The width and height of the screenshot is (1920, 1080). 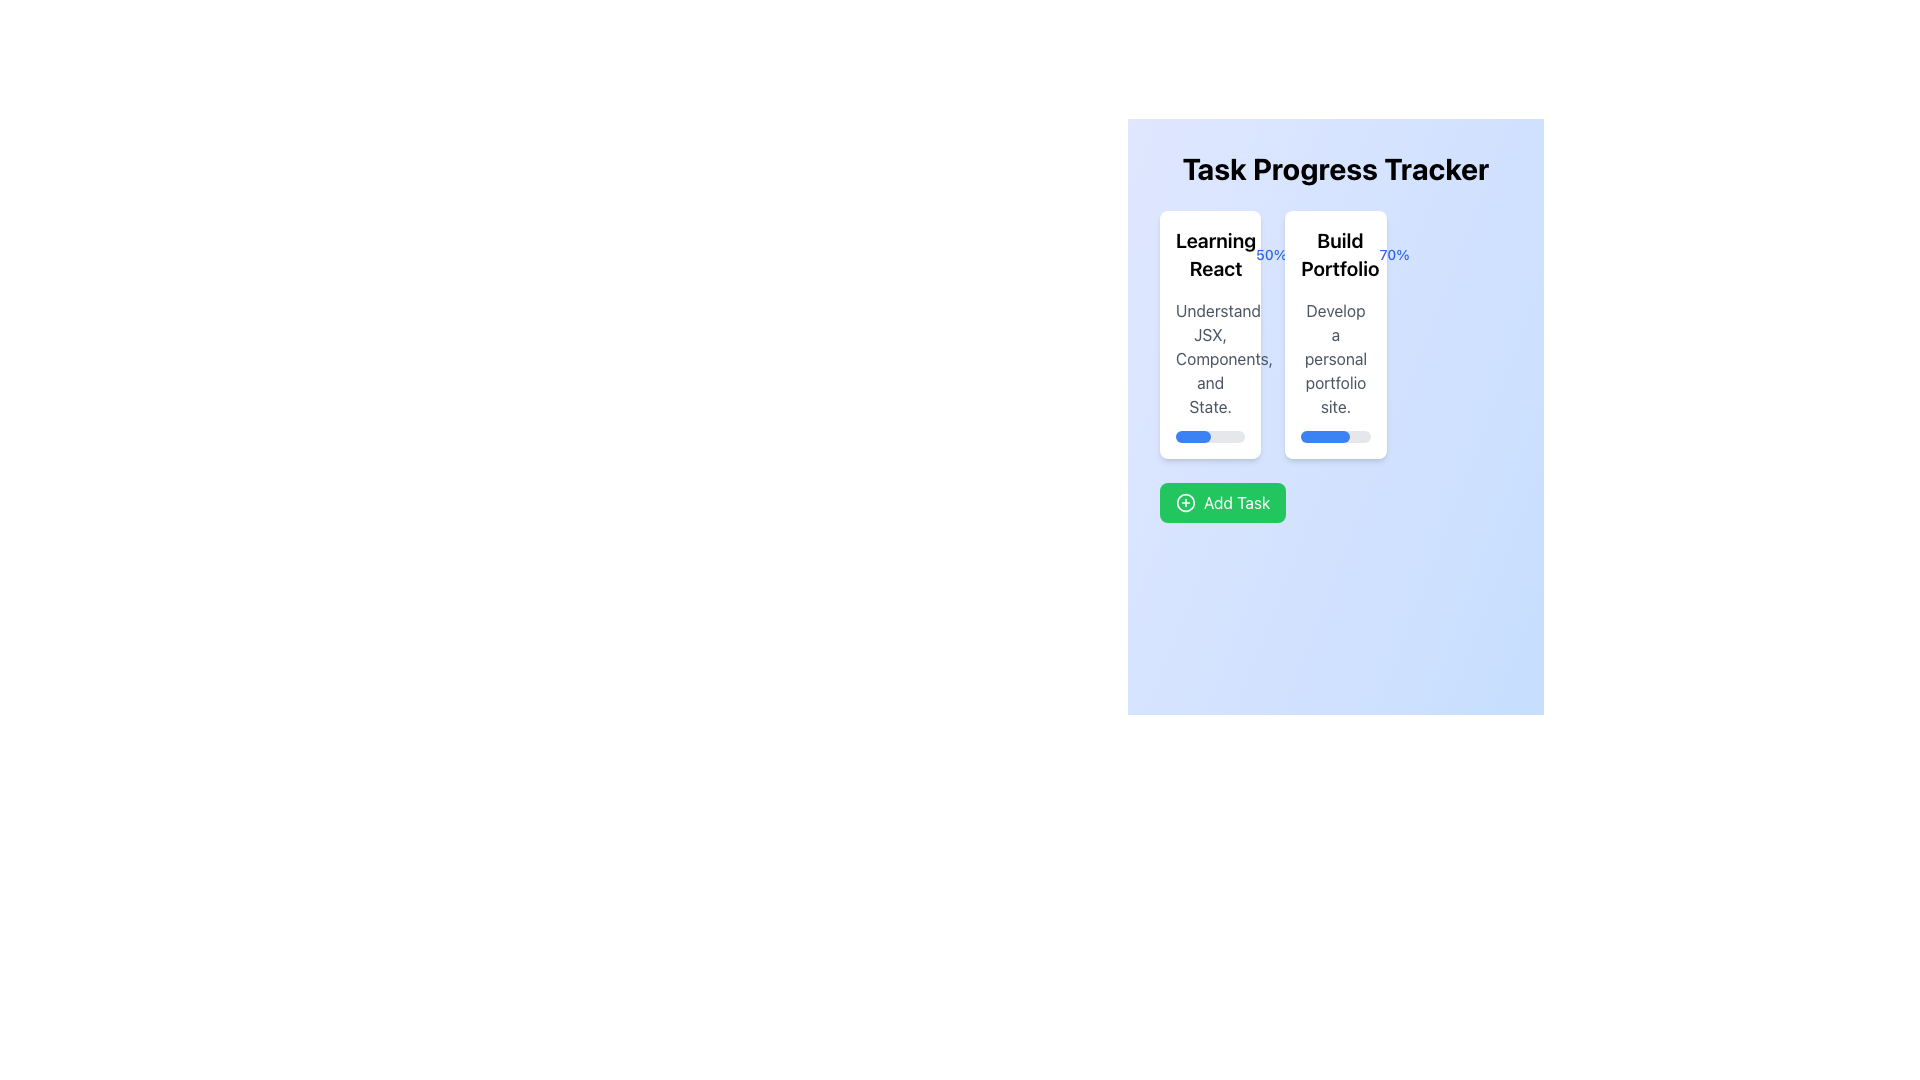 What do you see at coordinates (1335, 435) in the screenshot?
I see `the Progress Bar representing the 70% completion level for the 'Build Portfolio' task, located within the 'Task Progress Tracker' section` at bounding box center [1335, 435].